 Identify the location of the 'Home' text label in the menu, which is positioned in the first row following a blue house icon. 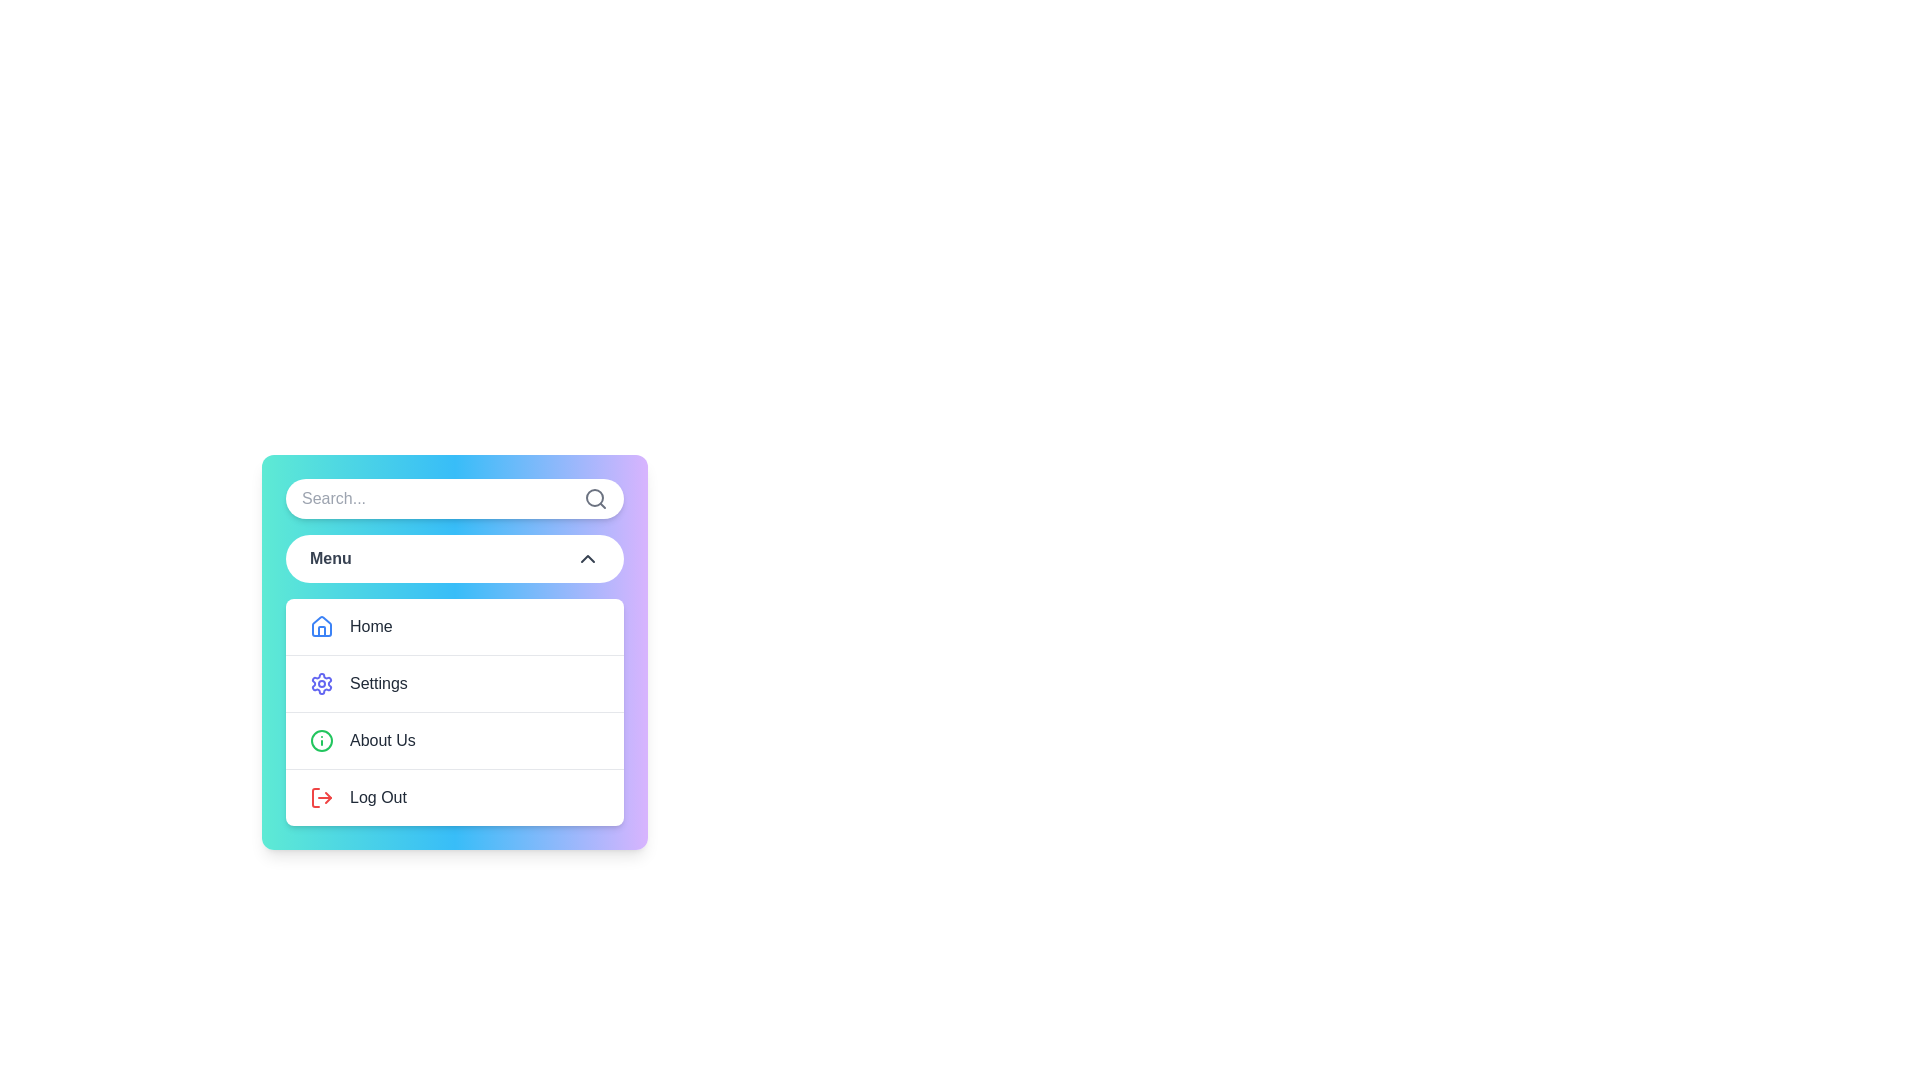
(371, 626).